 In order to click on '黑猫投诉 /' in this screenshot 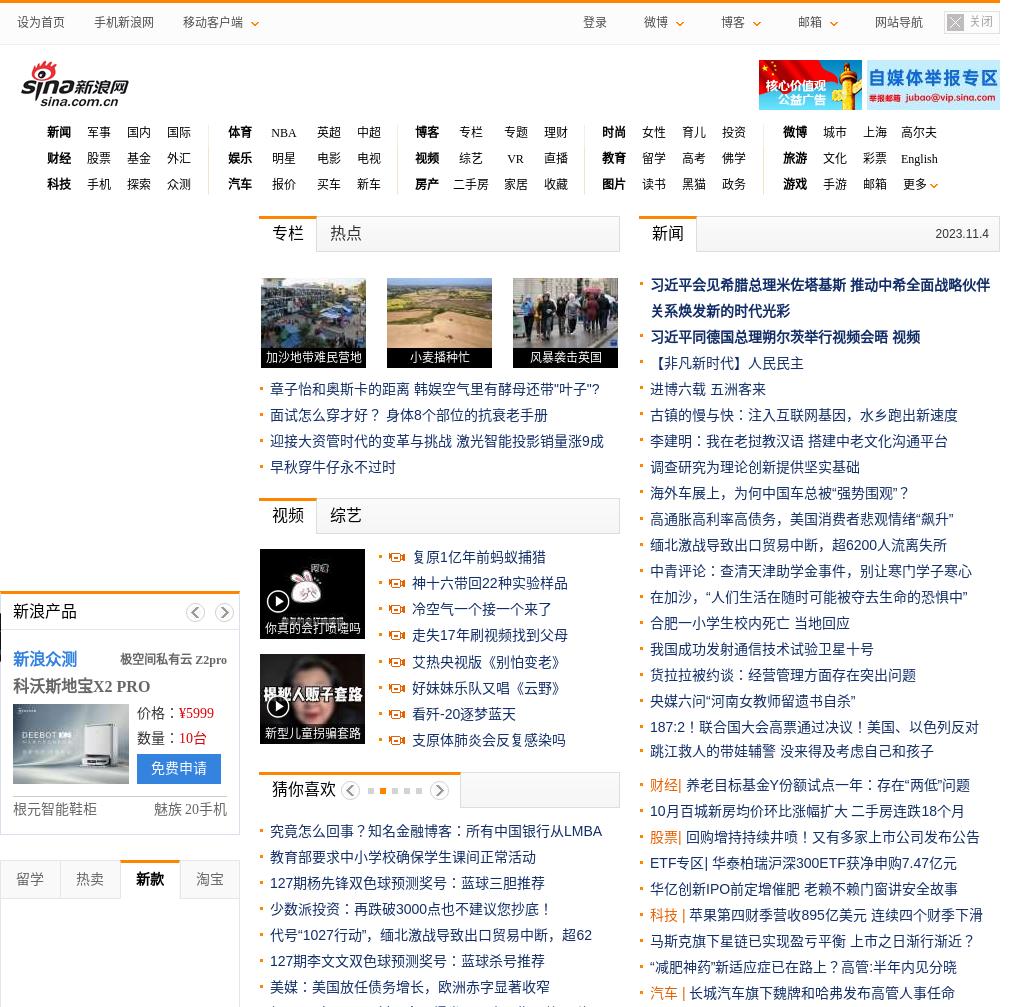, I will do `click(286, 657)`.